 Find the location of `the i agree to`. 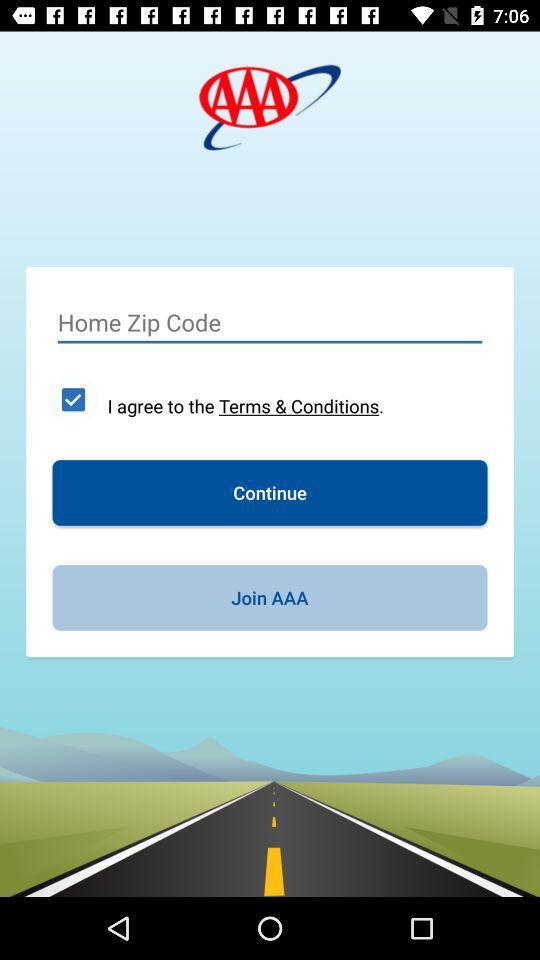

the i agree to is located at coordinates (245, 405).